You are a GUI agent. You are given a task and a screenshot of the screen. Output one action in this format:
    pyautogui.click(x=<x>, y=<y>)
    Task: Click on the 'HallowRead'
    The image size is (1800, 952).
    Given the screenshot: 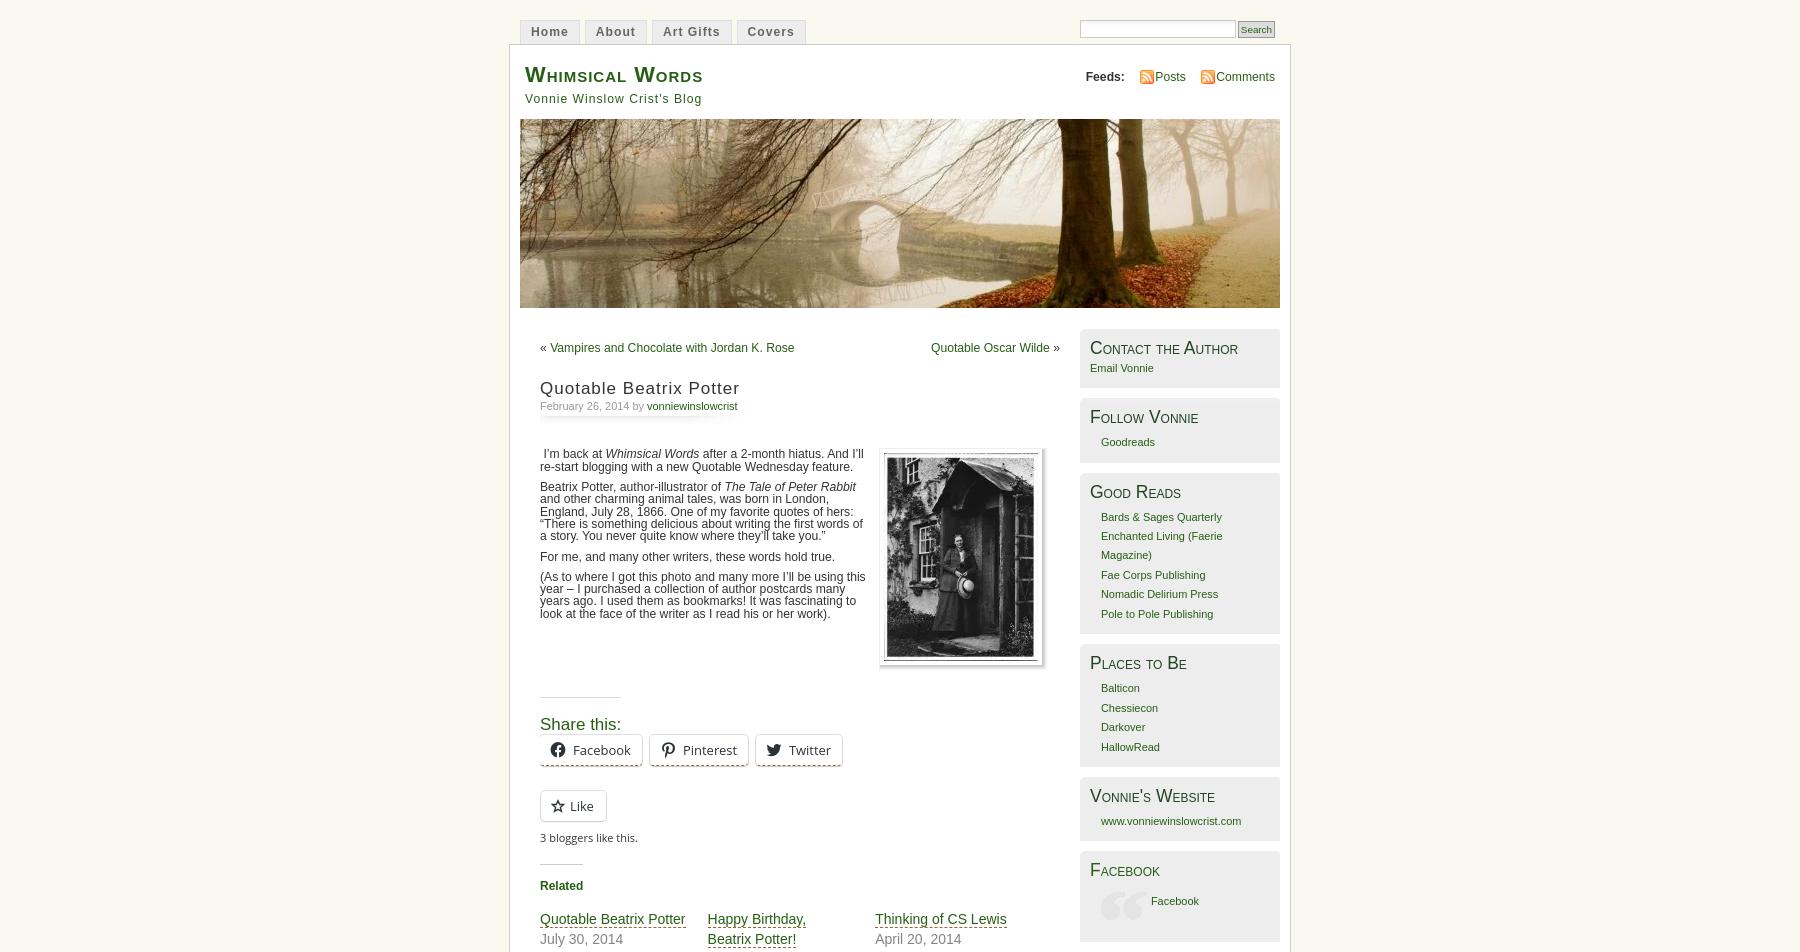 What is the action you would take?
    pyautogui.click(x=1099, y=745)
    